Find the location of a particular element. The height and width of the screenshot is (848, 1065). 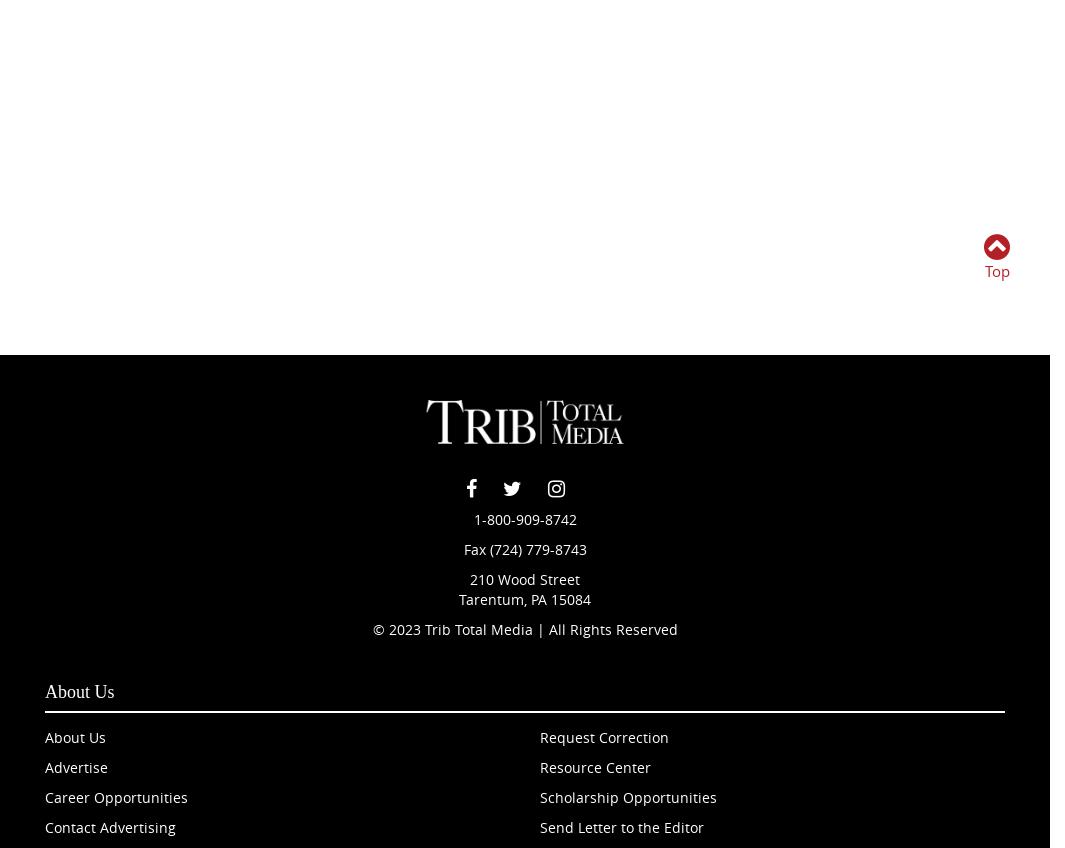

'Fax (724) 779-8743' is located at coordinates (523, 548).